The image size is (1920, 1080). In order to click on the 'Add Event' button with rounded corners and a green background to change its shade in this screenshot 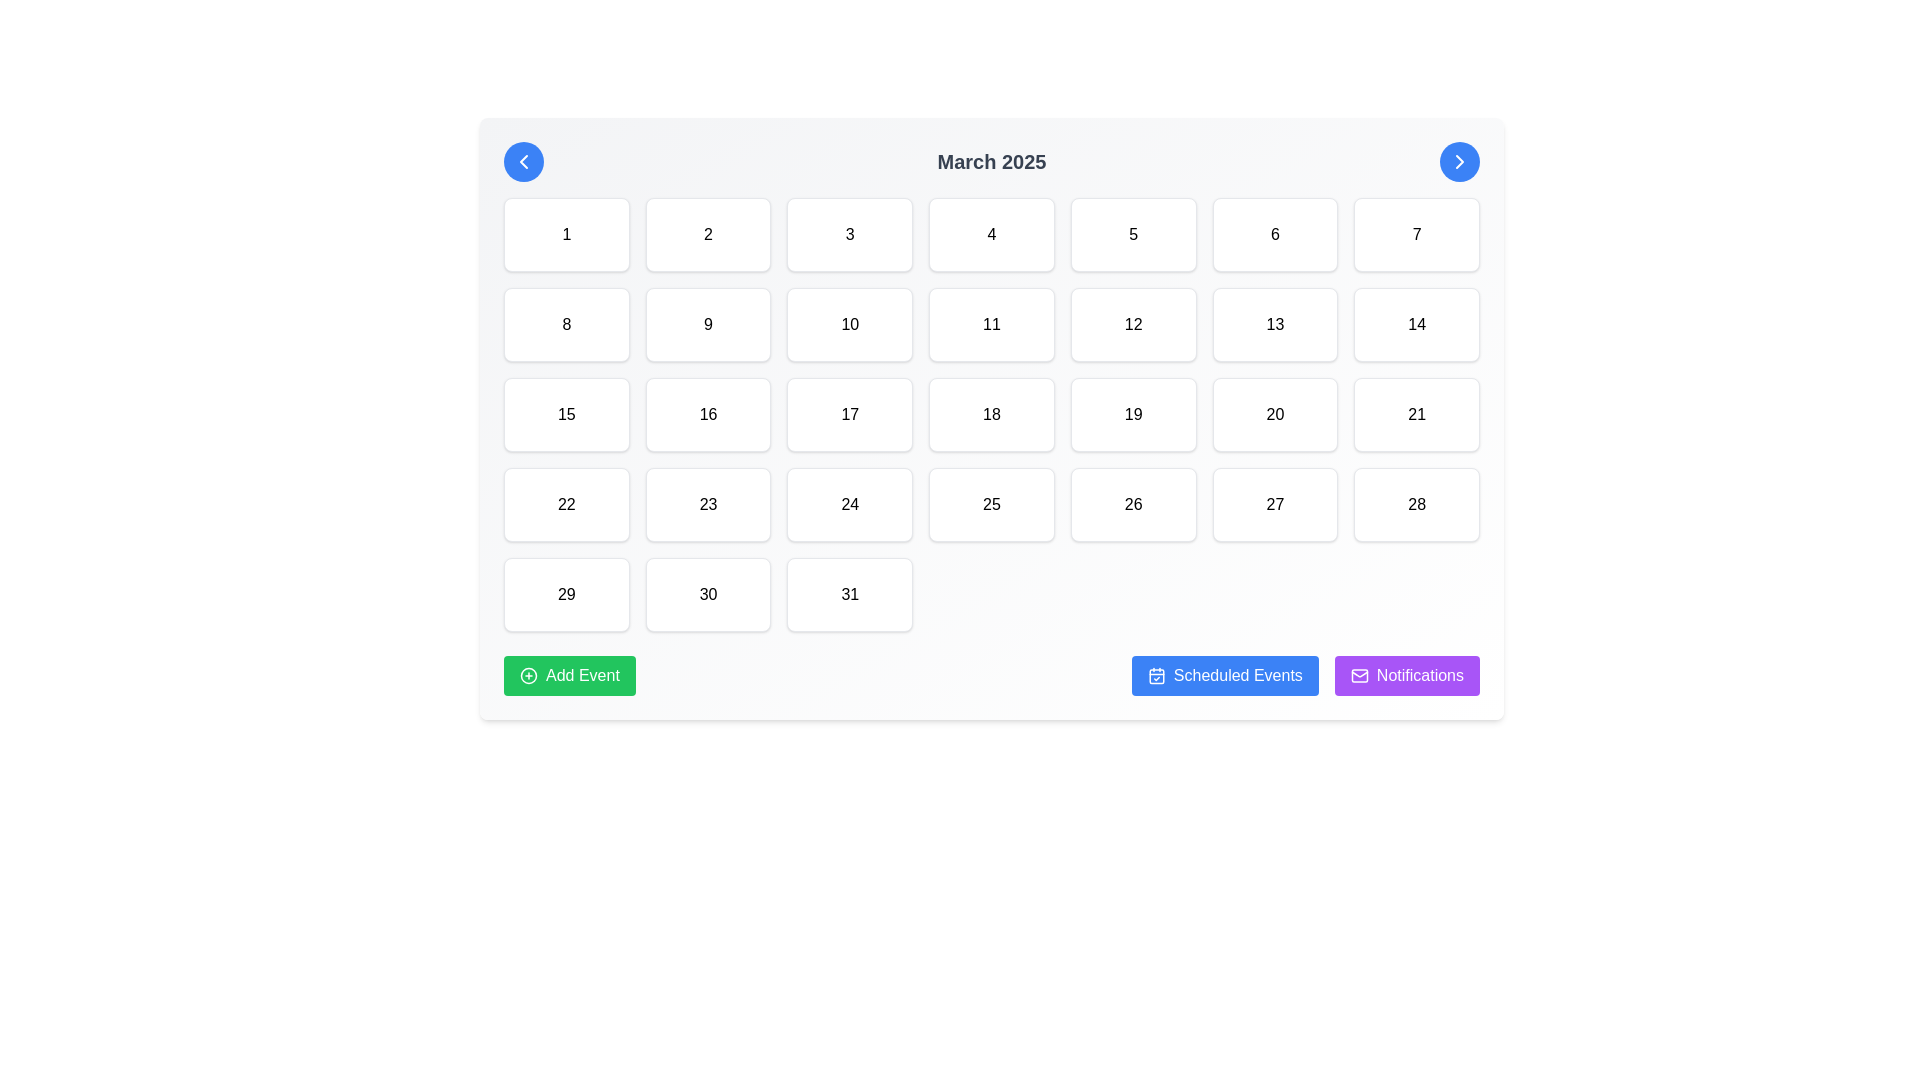, I will do `click(568, 675)`.